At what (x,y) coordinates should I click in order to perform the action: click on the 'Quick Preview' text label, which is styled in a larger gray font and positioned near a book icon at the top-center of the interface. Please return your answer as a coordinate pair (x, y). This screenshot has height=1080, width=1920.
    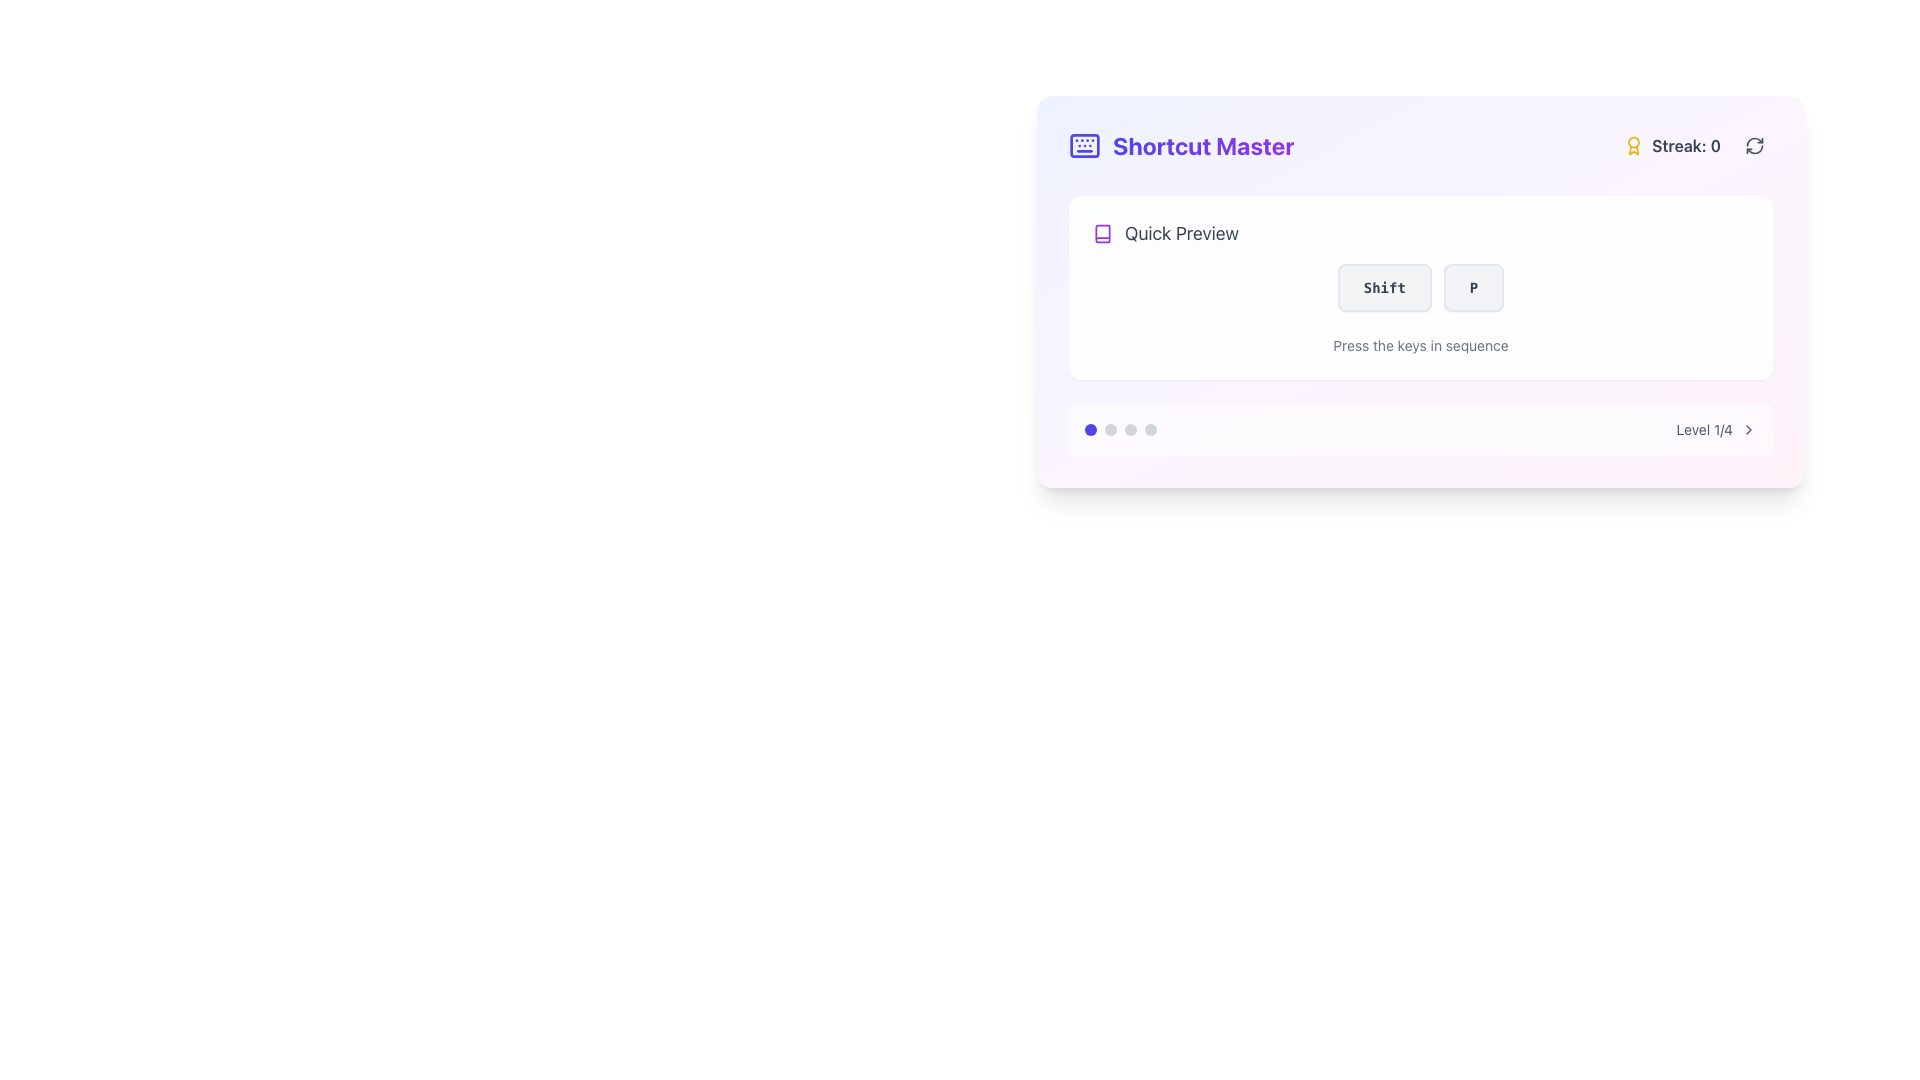
    Looking at the image, I should click on (1181, 233).